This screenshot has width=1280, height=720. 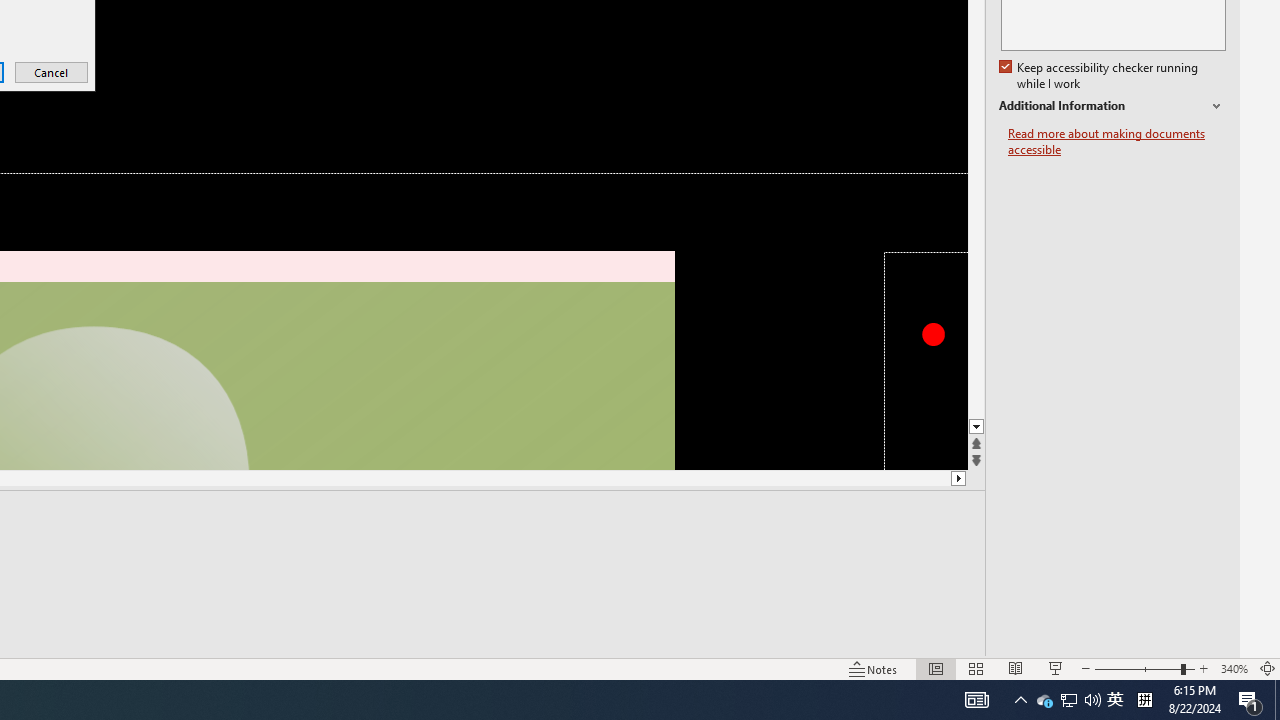 I want to click on 'Read more about making documents accessible', so click(x=1116, y=141).